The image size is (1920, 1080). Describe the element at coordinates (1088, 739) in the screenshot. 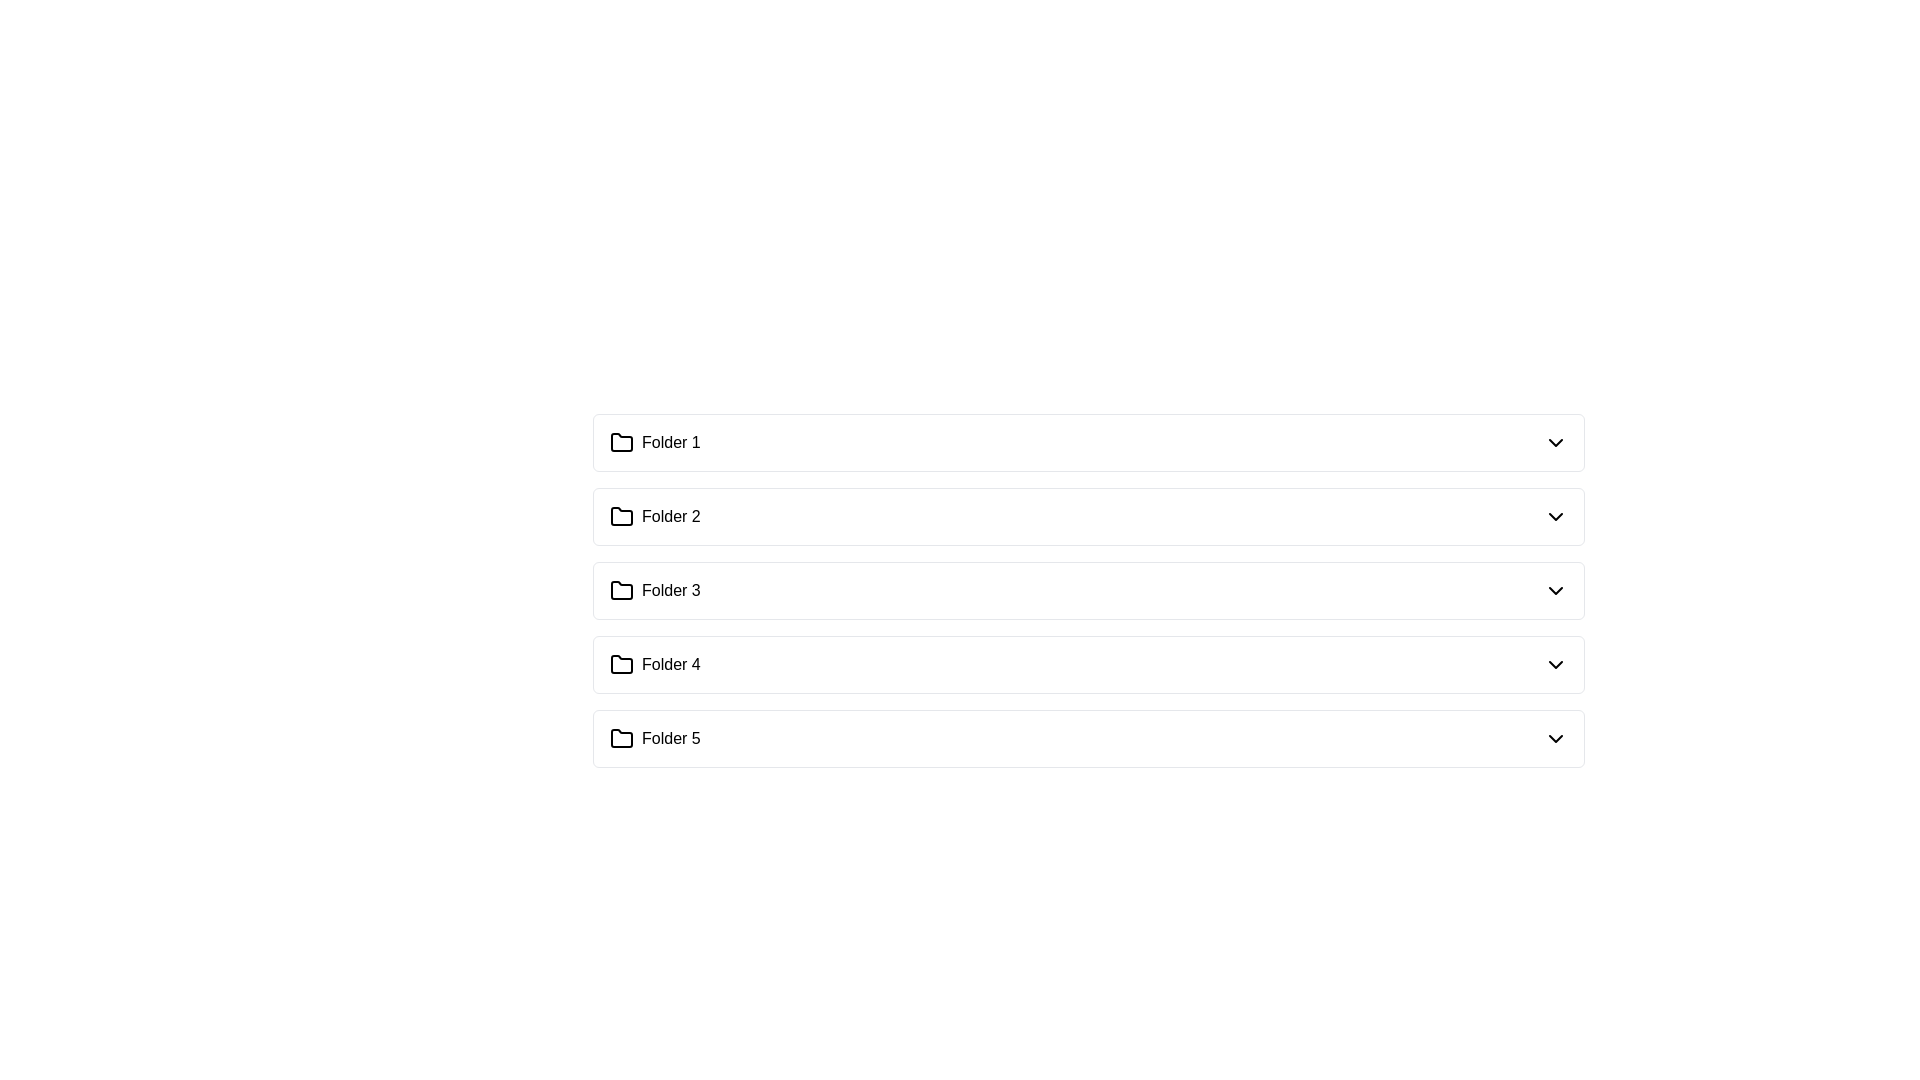

I see `the fifth folder item in the vertical list` at that location.